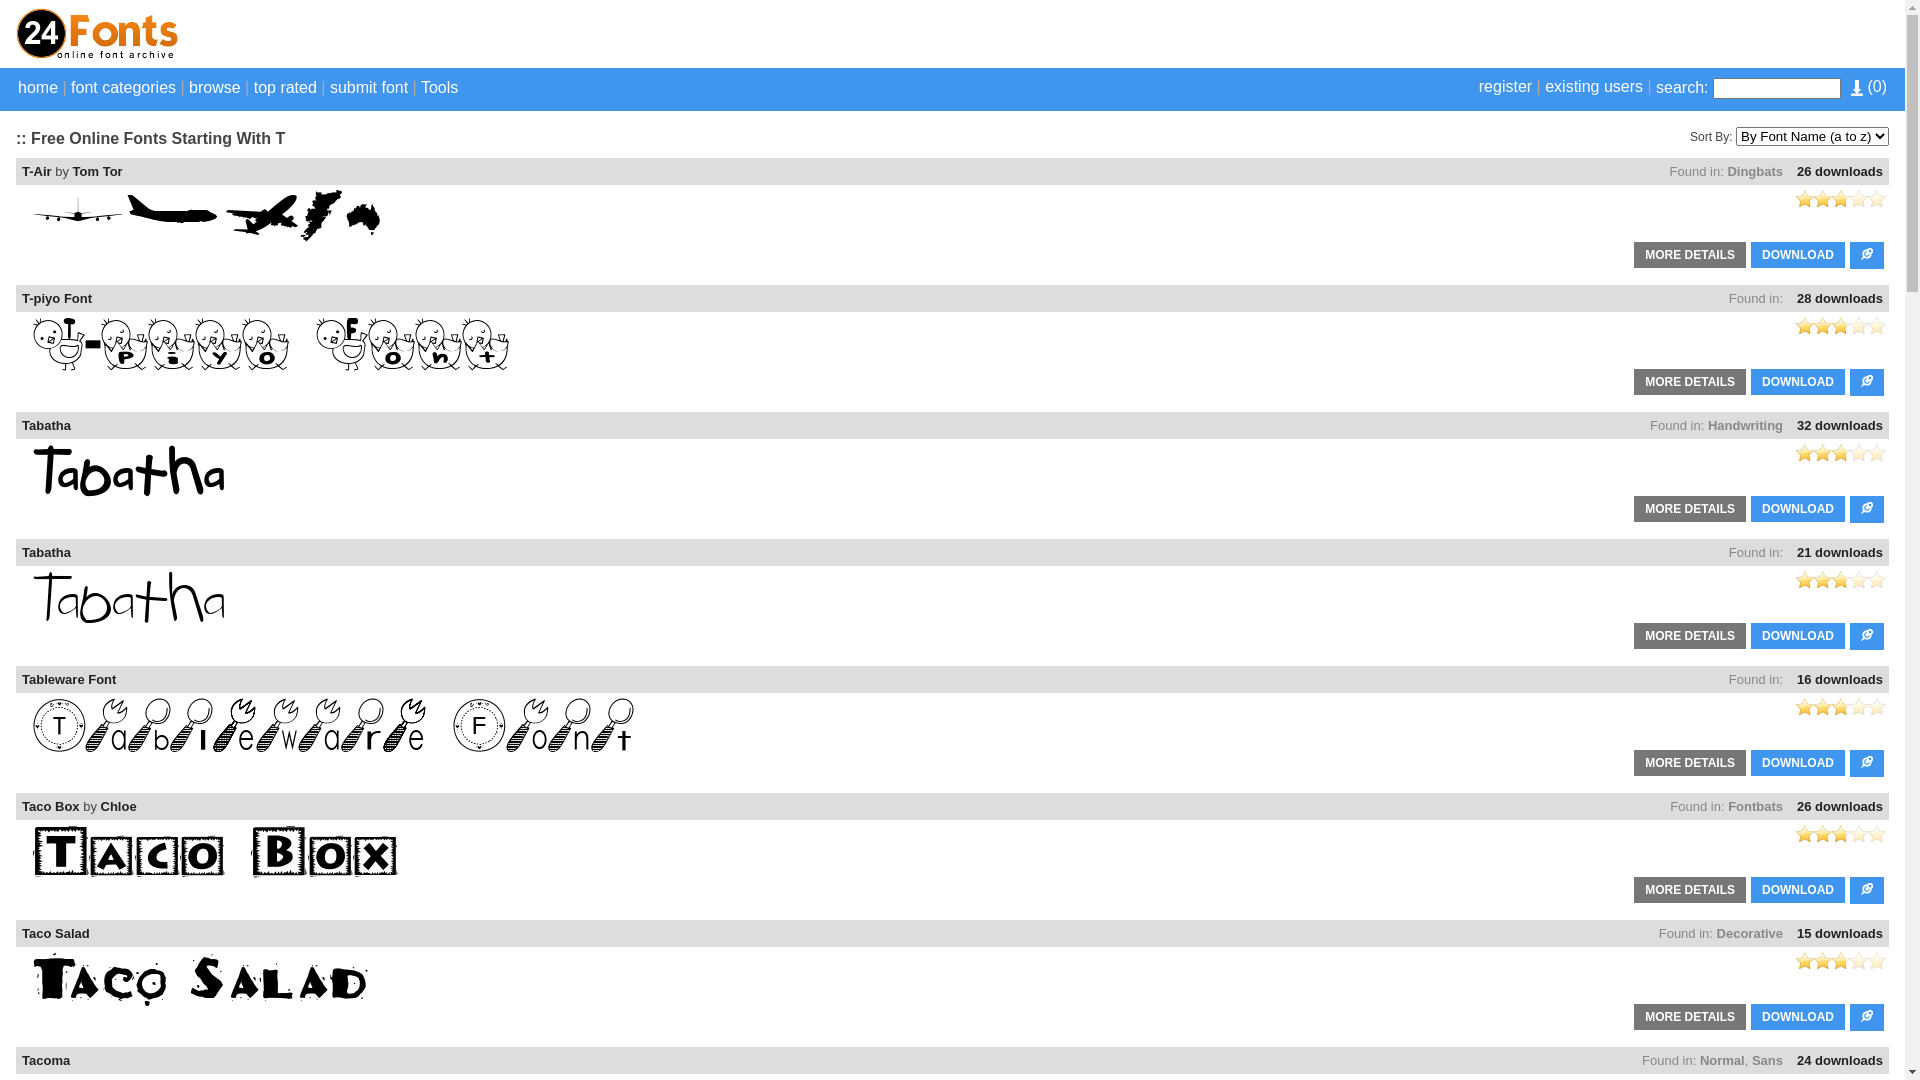  I want to click on 'Sans', so click(1751, 1059).